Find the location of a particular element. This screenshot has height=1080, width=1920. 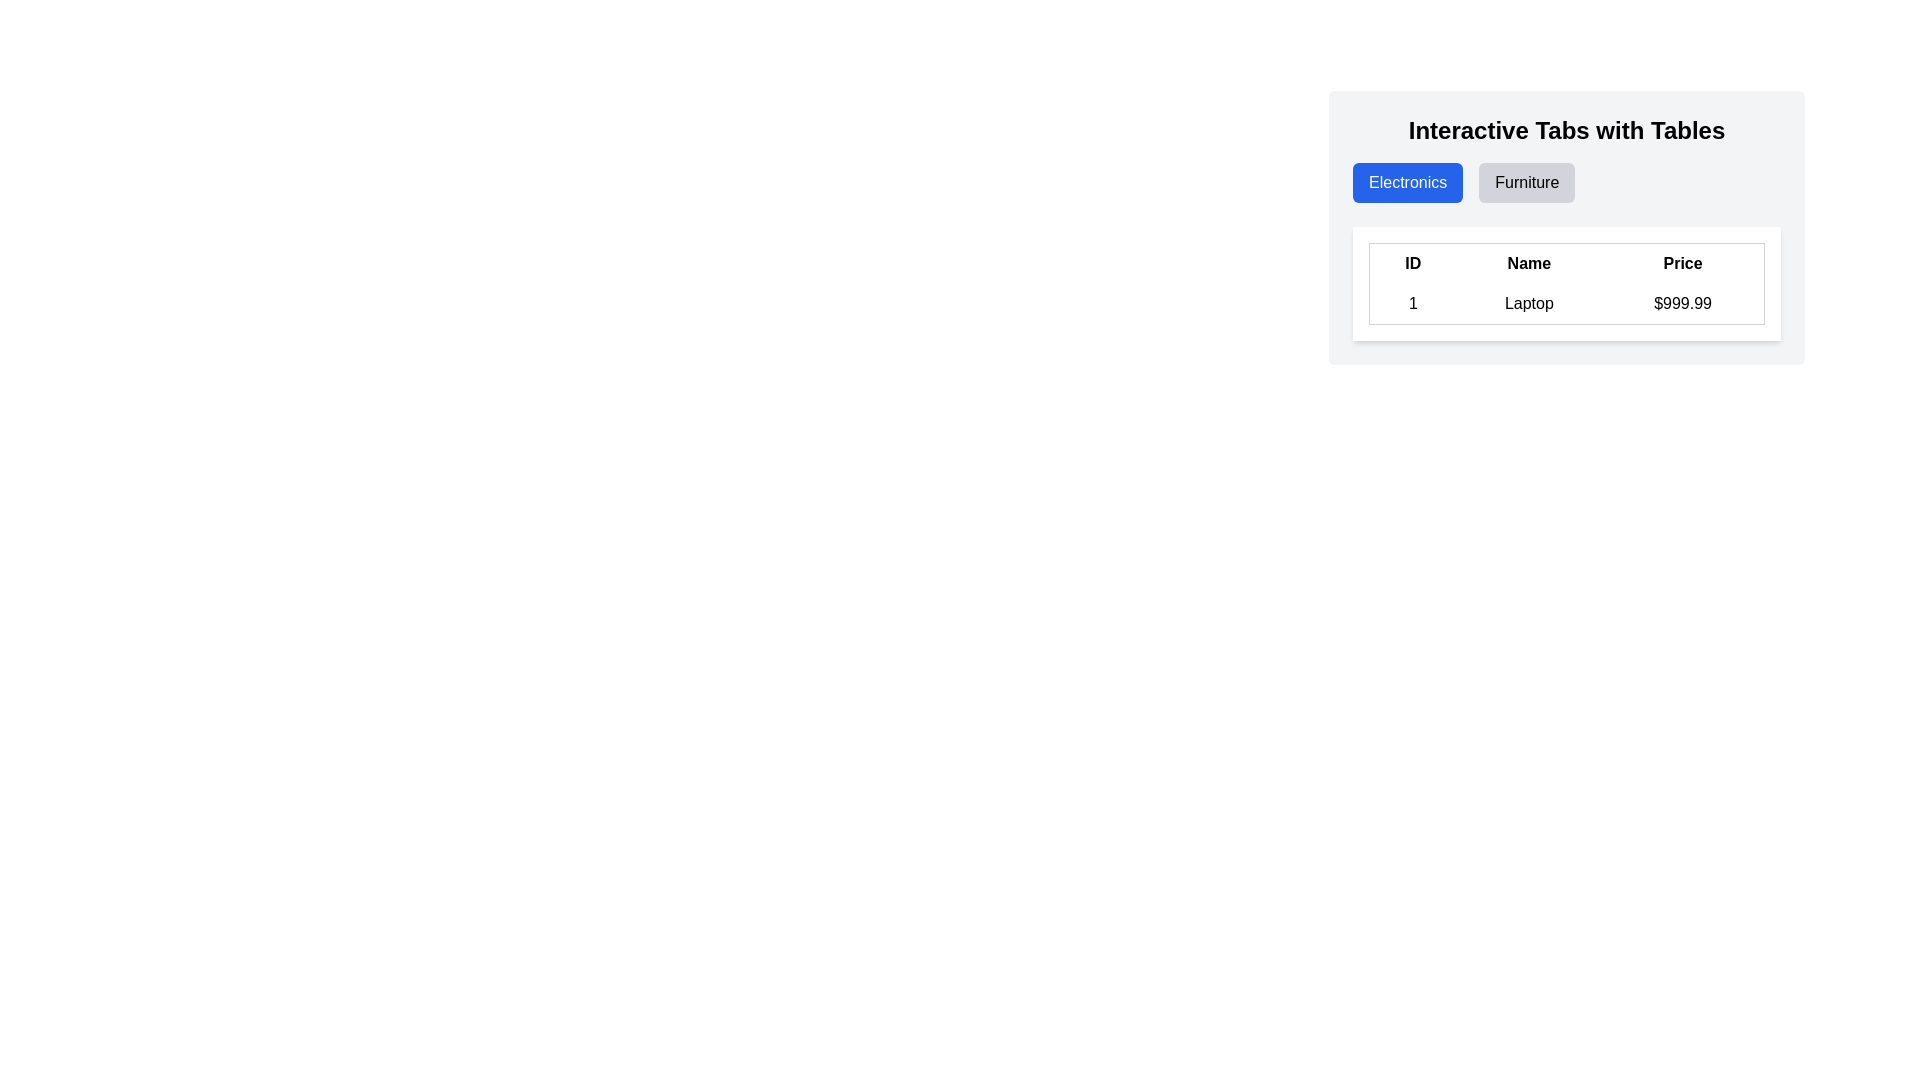

the 'Furniture' tab, which is the second tab in a horizontal row of tabs for navigating or filtering content is located at coordinates (1526, 182).